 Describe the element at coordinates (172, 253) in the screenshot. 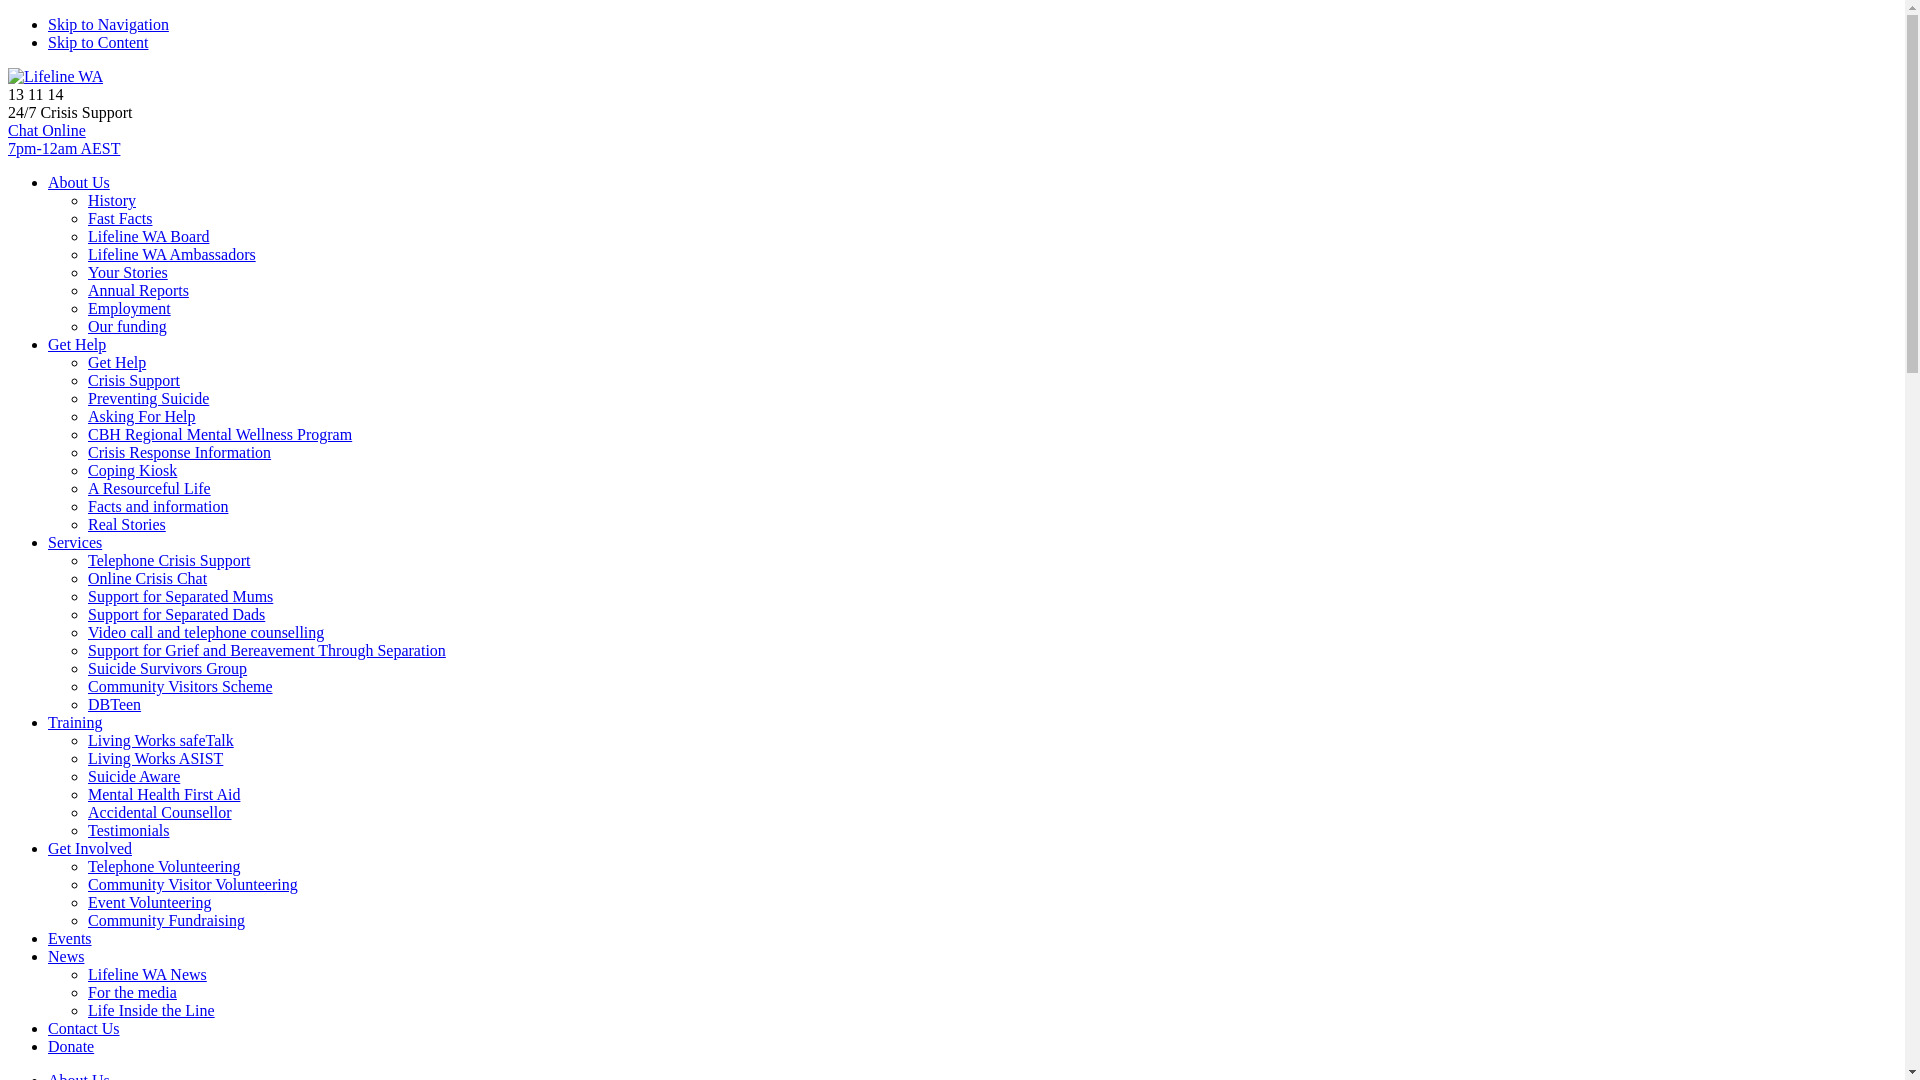

I see `'Lifeline WA Ambassadors'` at that location.